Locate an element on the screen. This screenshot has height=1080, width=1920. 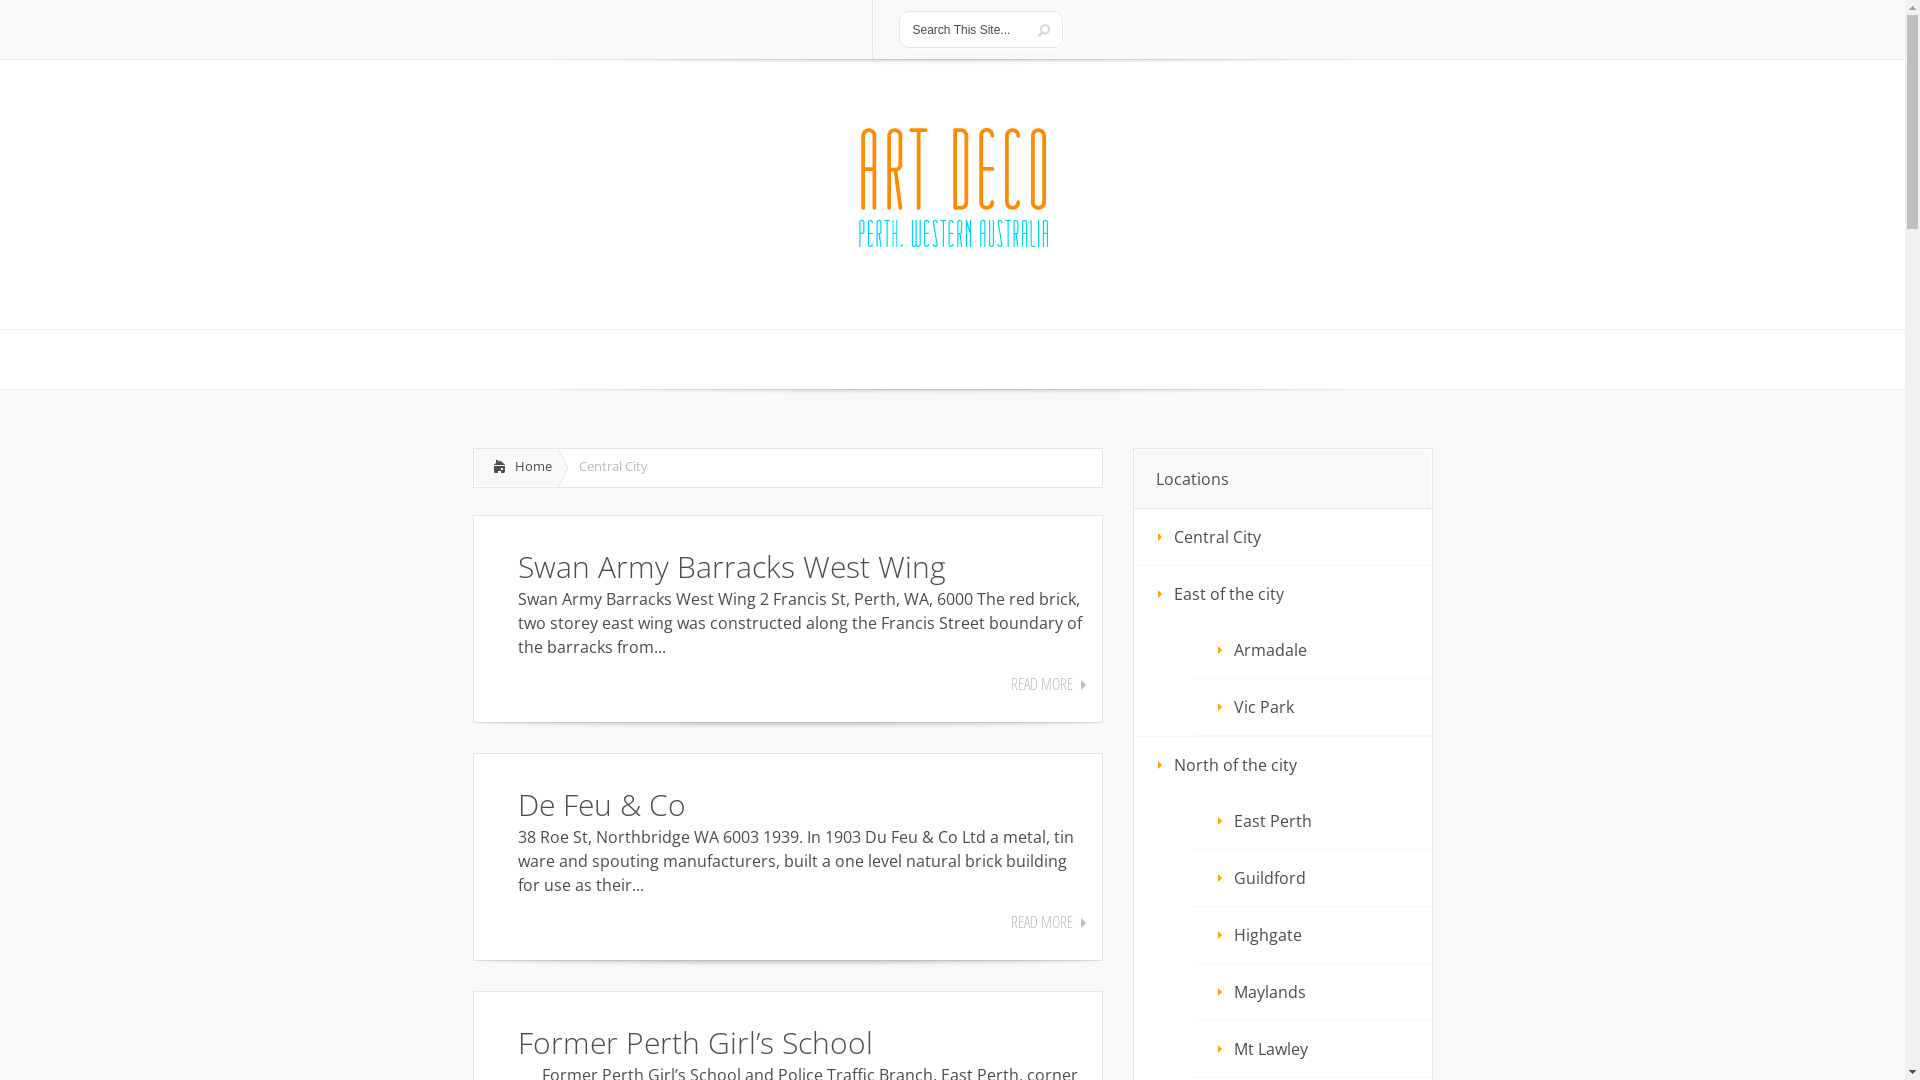
'Highgate' is located at coordinates (1313, 934).